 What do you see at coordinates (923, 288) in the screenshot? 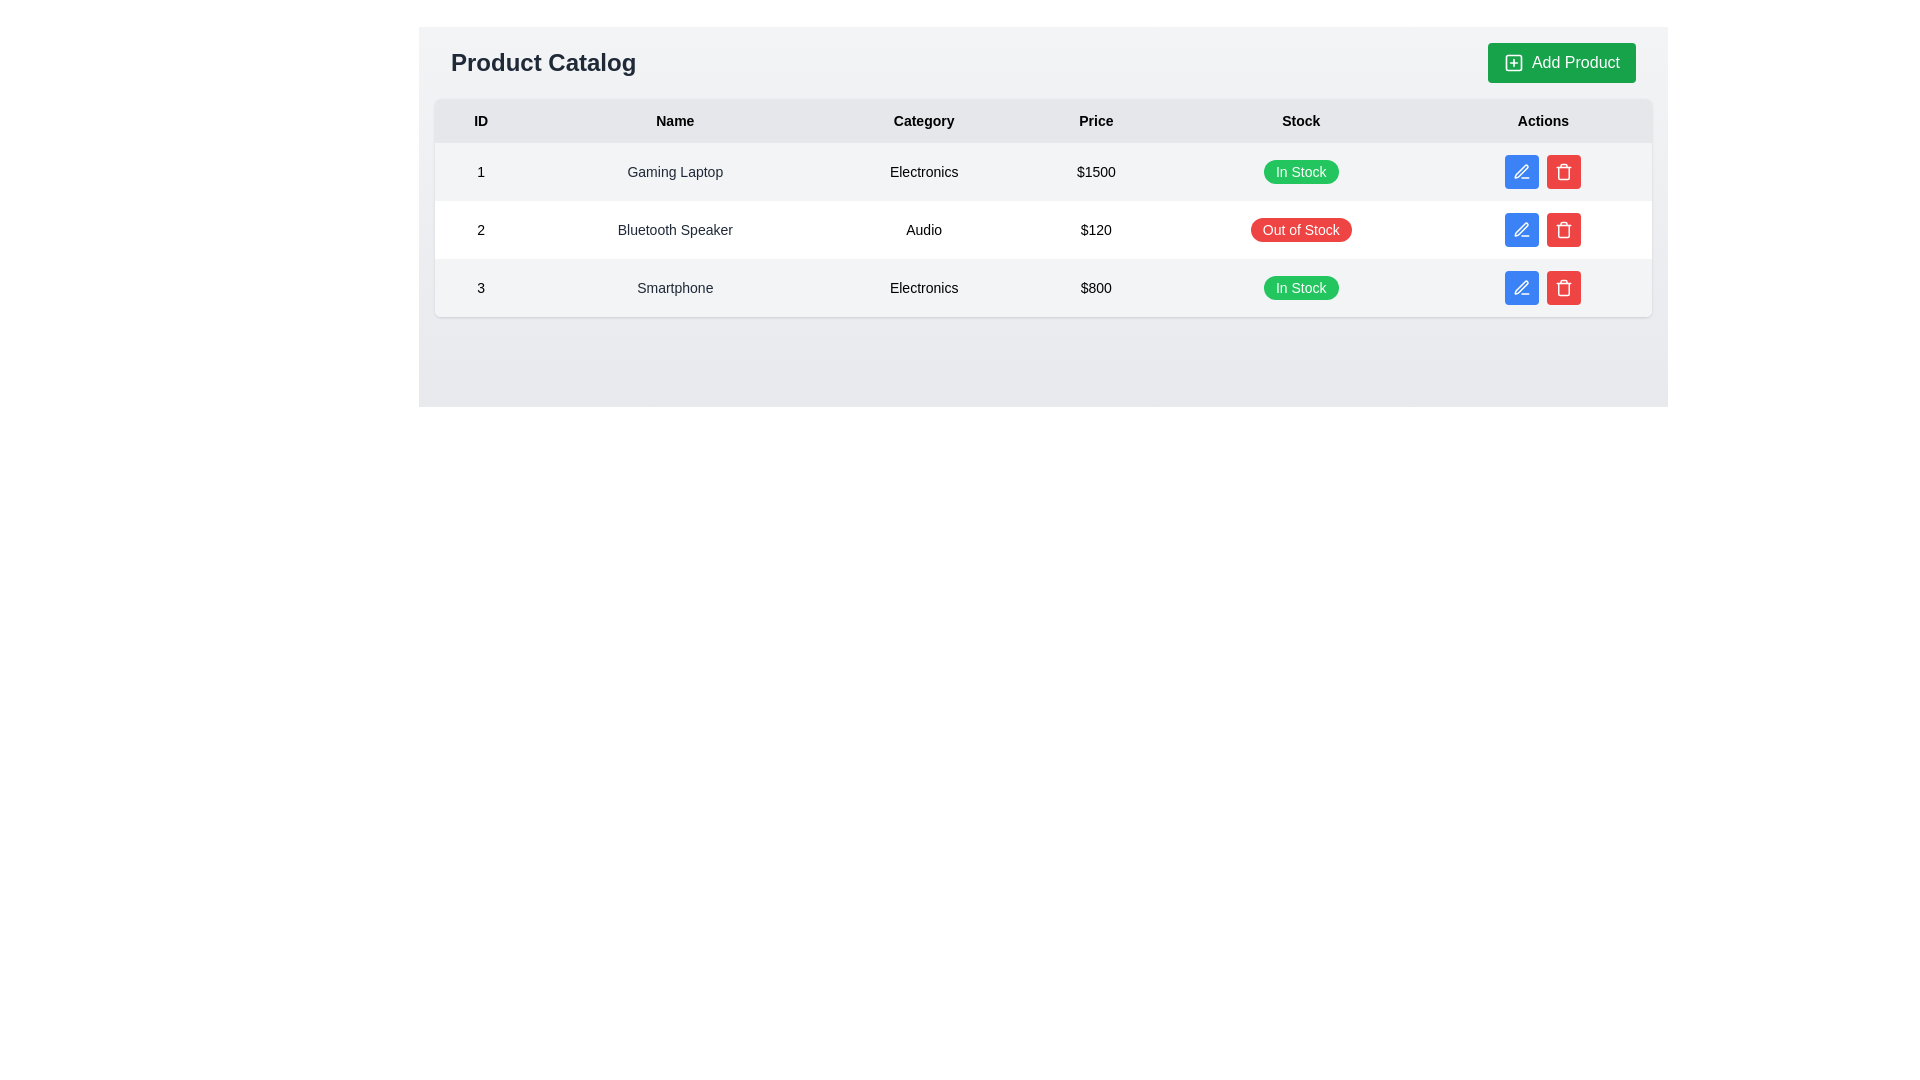
I see `the 'Electronics' text label located in the third row of the table within the 'Category' column to associate it with its corresponding row` at bounding box center [923, 288].